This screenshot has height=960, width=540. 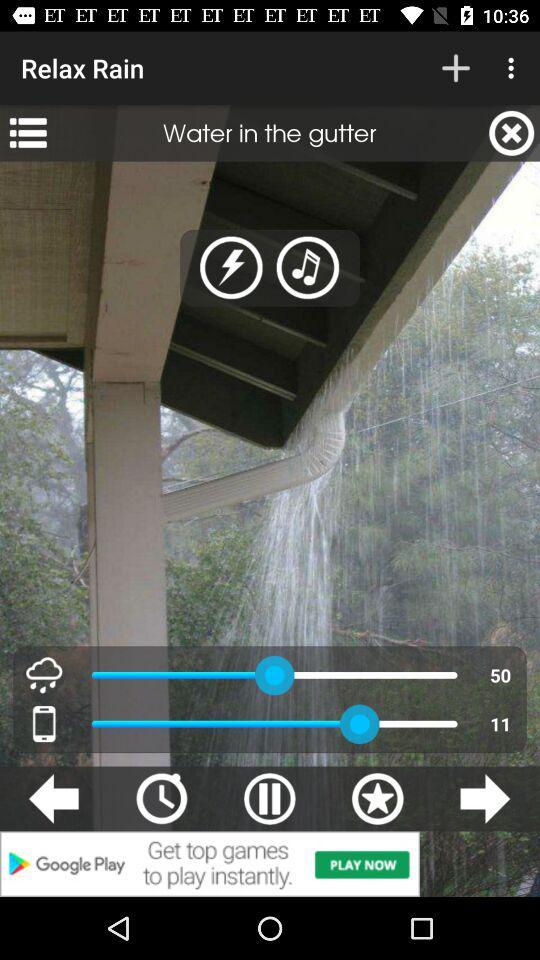 What do you see at coordinates (230, 267) in the screenshot?
I see `icon below water in the item` at bounding box center [230, 267].